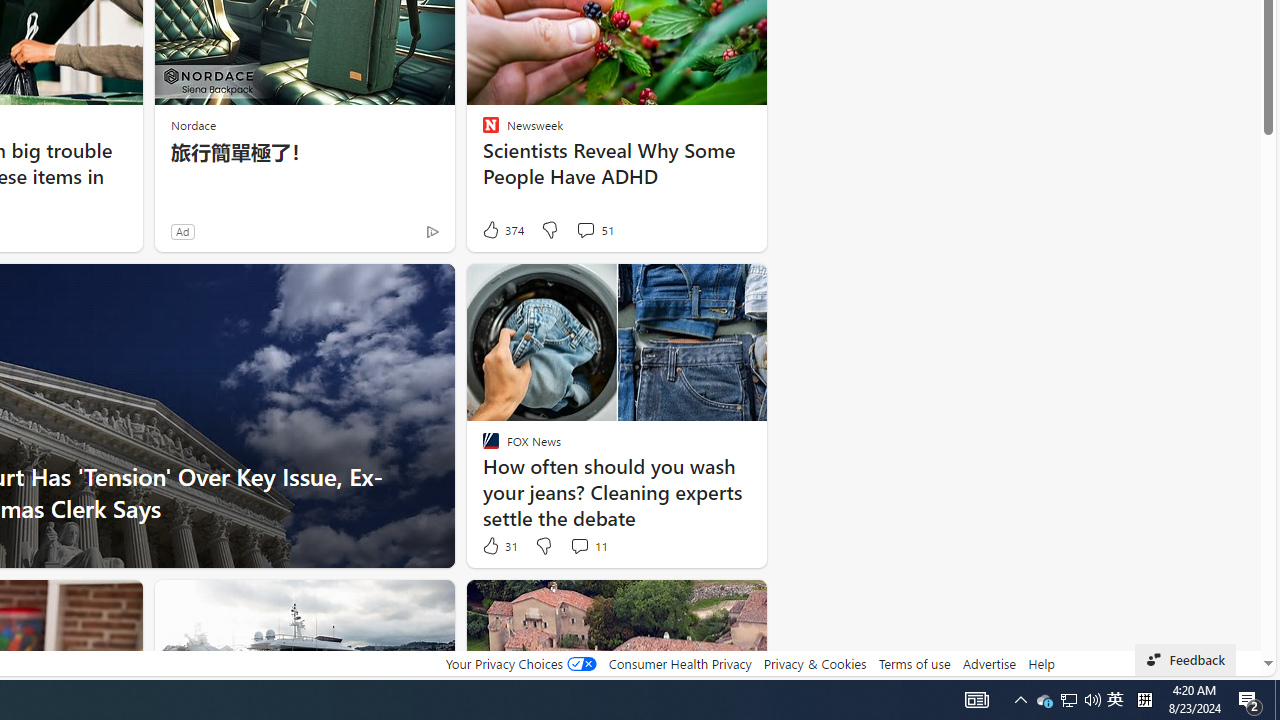  I want to click on 'Privacy & Cookies', so click(814, 663).